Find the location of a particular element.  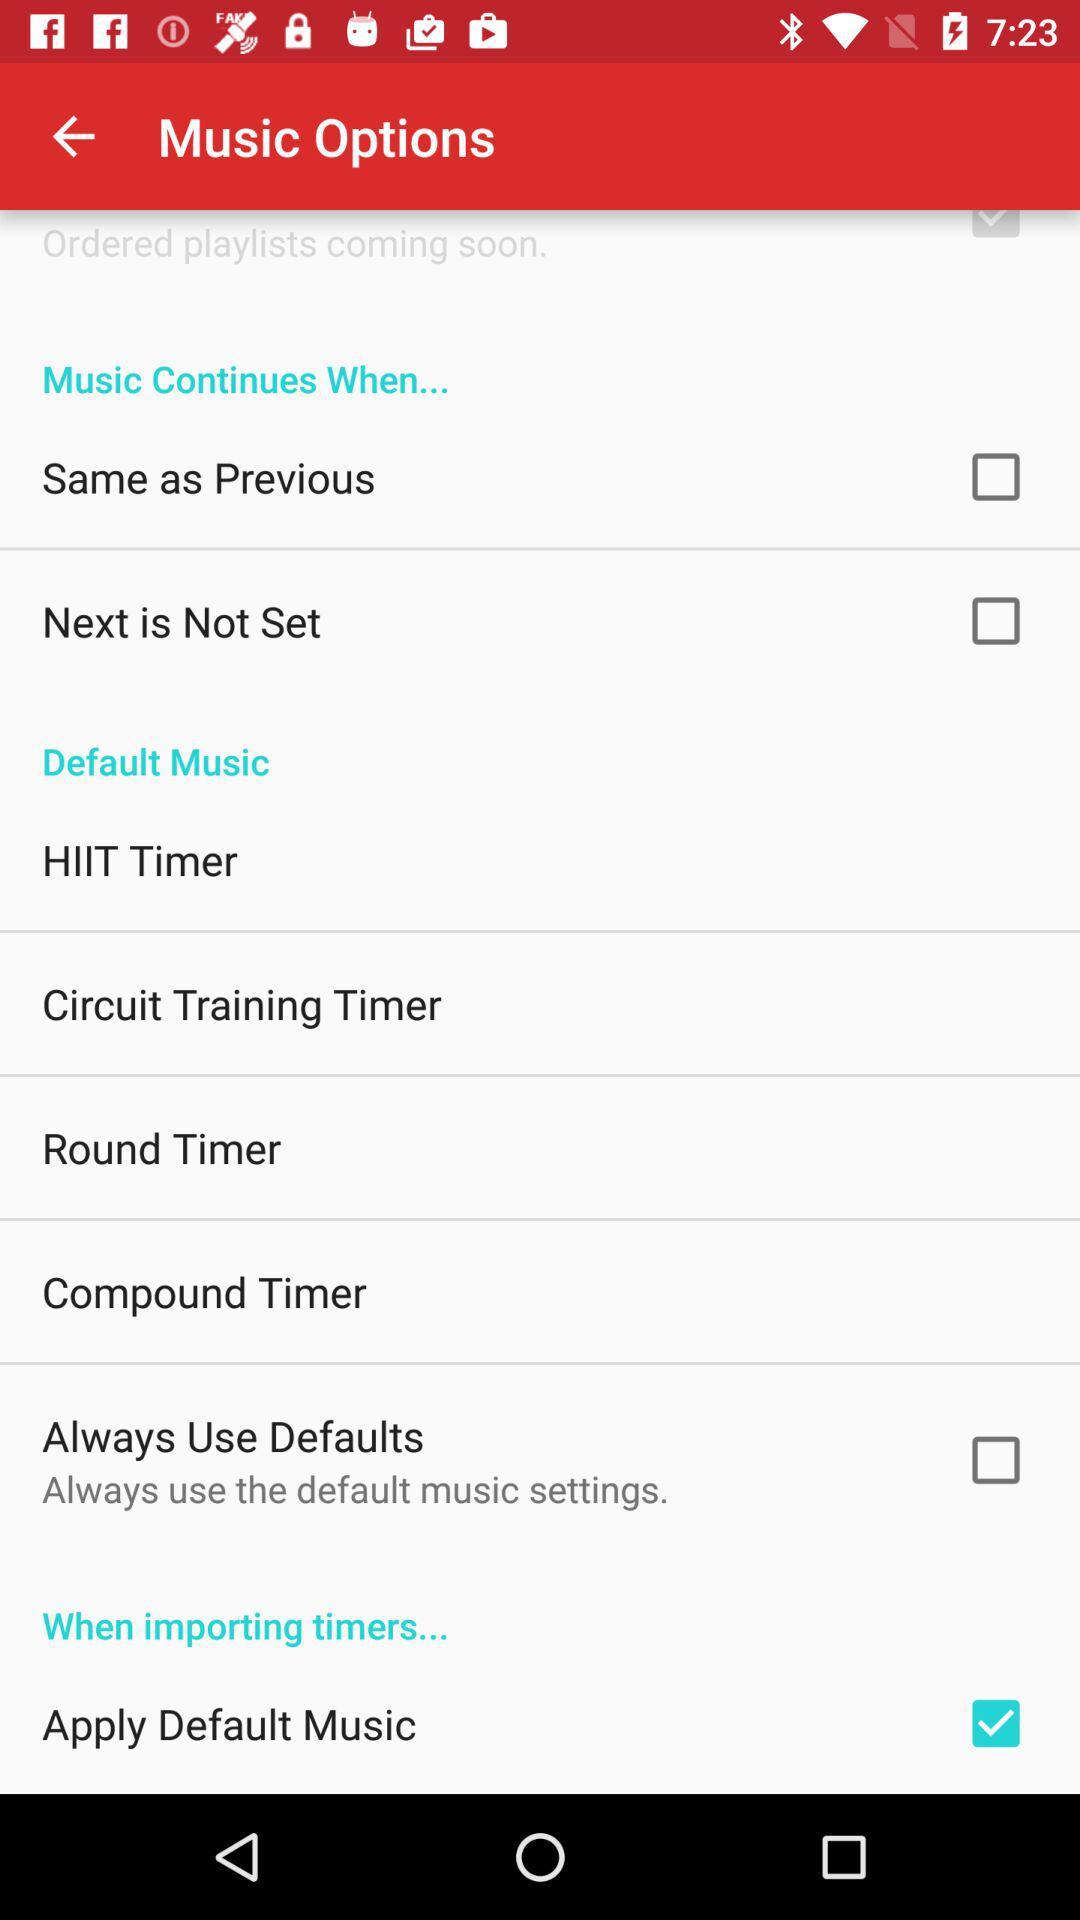

the icon below the hiit timer icon is located at coordinates (240, 1003).